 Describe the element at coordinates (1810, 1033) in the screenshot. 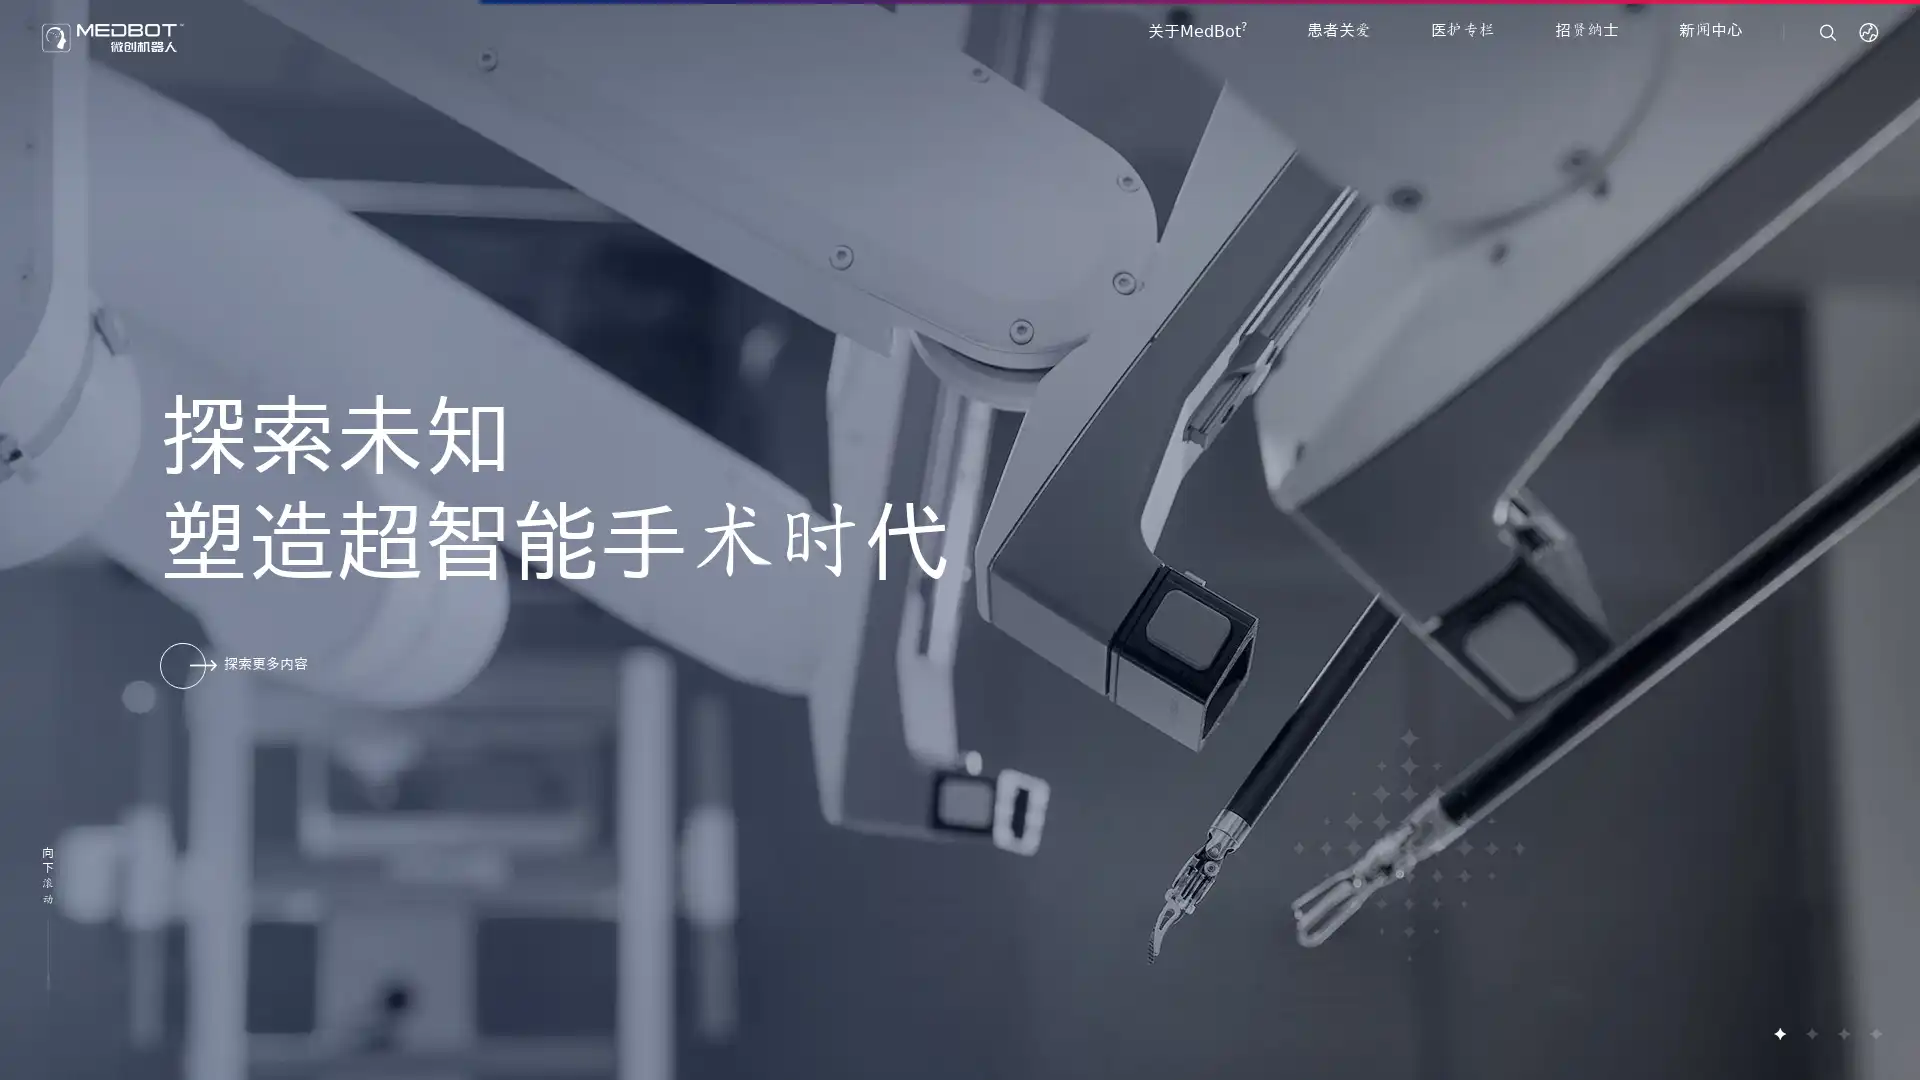

I see `Go to slide 2` at that location.